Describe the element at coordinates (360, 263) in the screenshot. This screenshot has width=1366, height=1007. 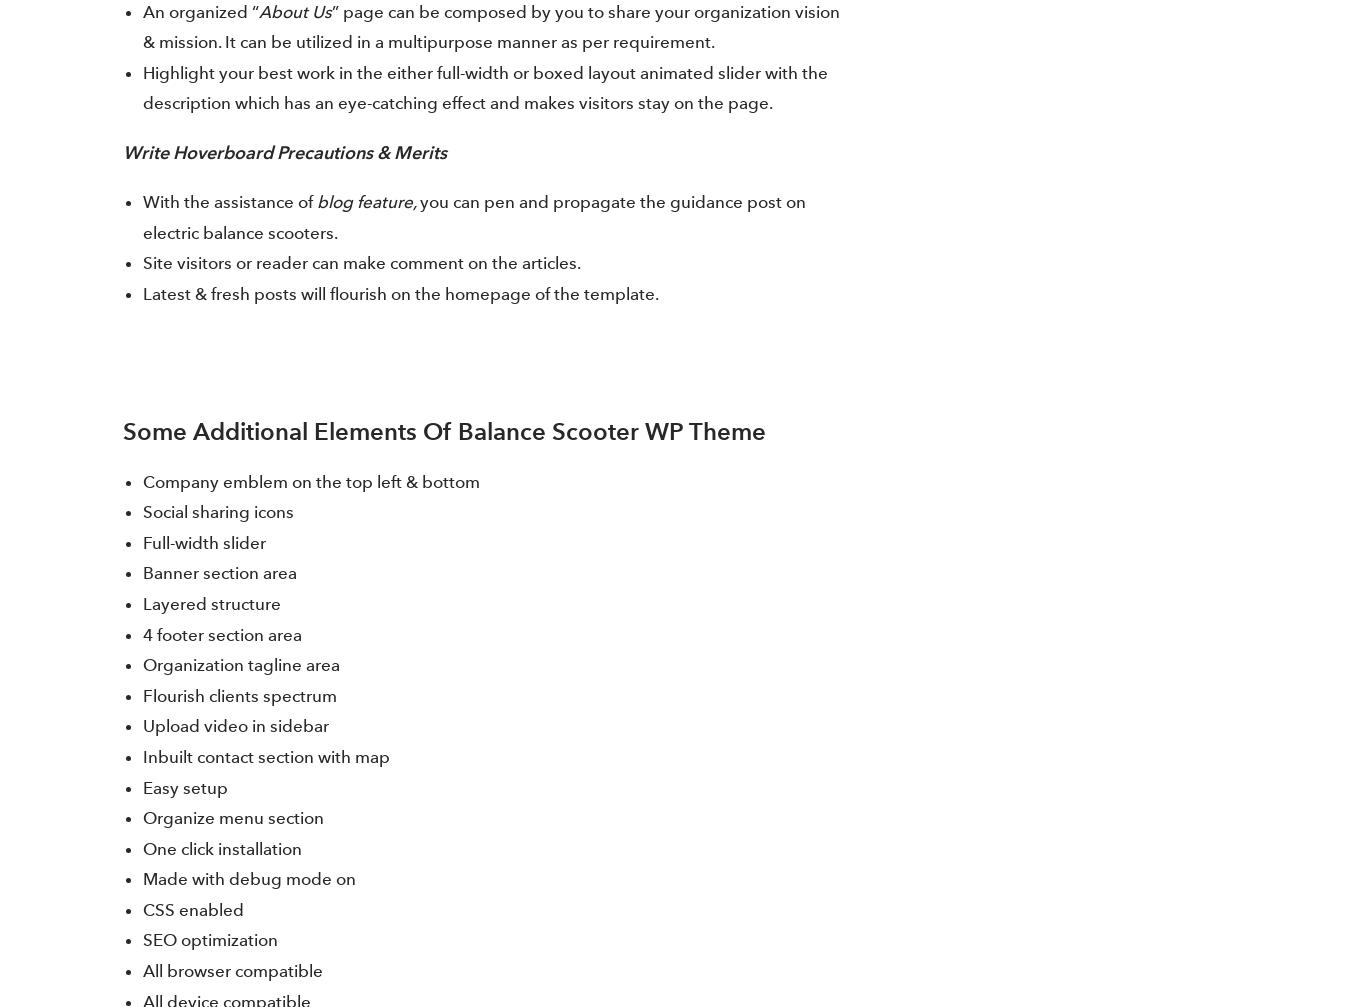
I see `'Site visitors or reader can make comment on the articles.'` at that location.